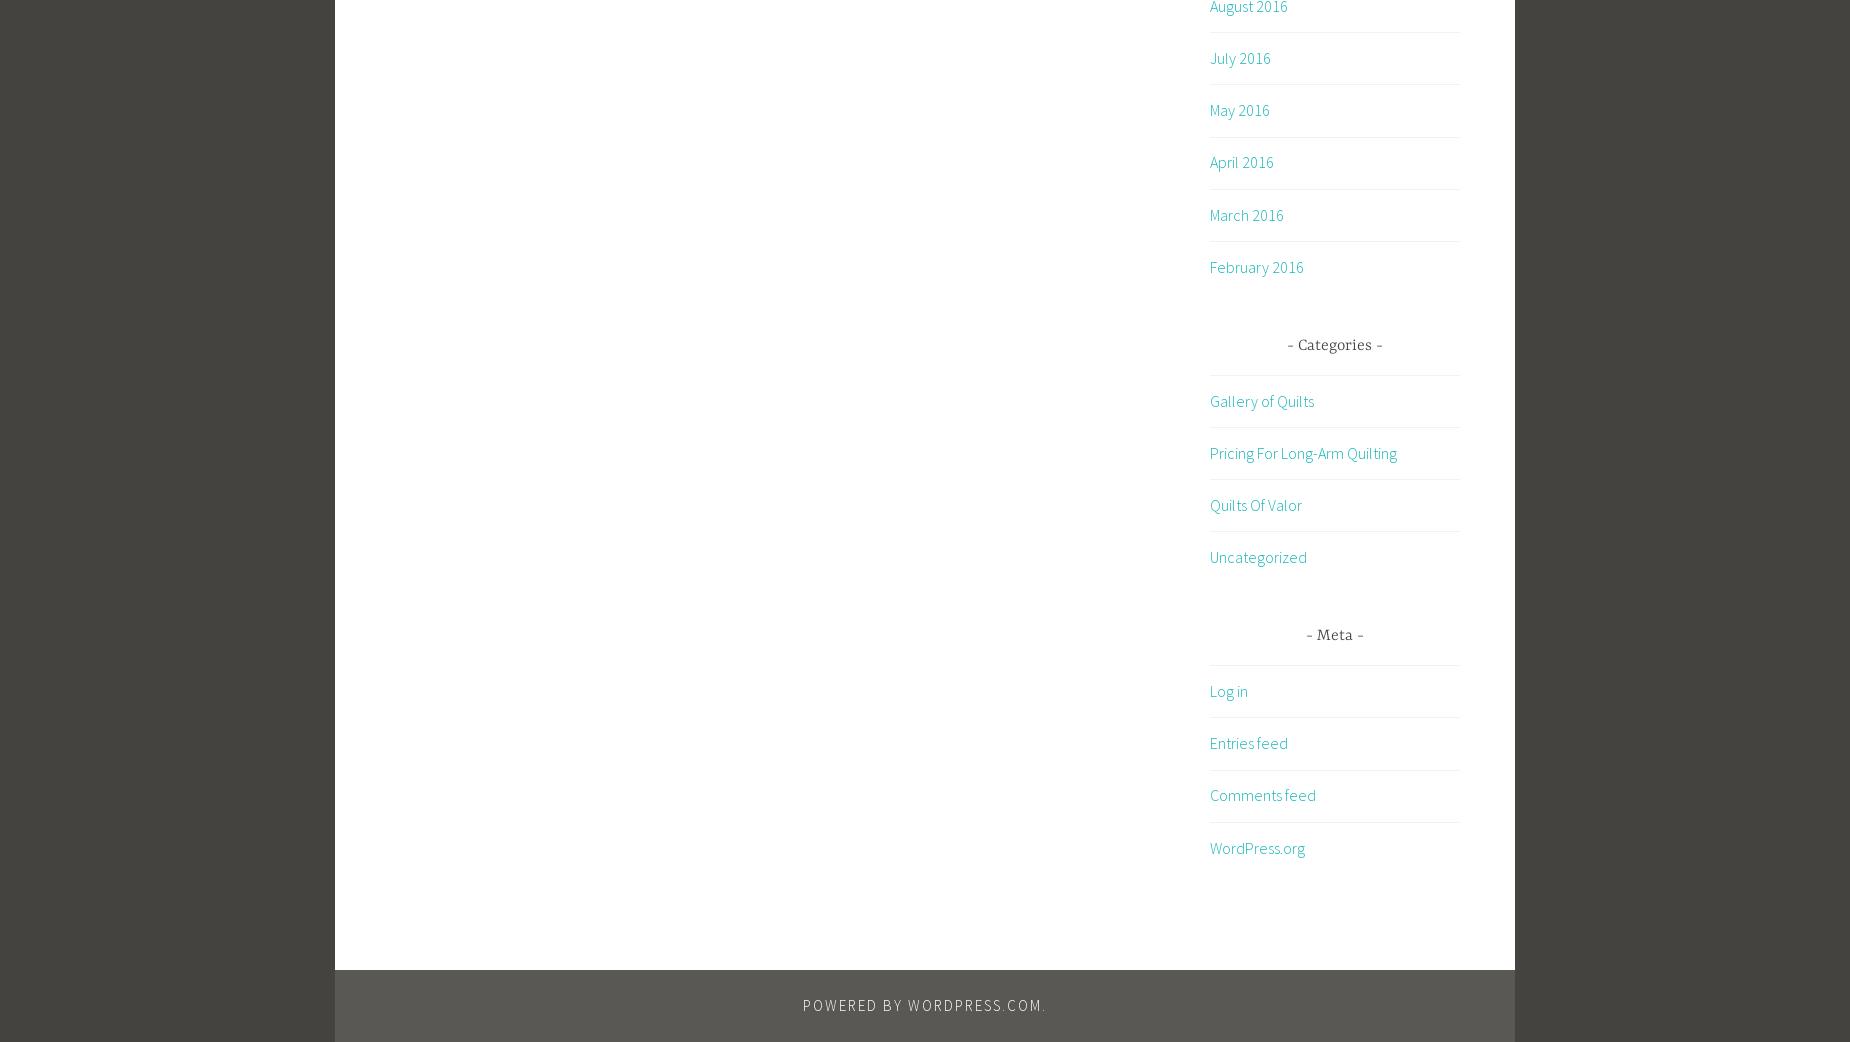 The height and width of the screenshot is (1042, 1850). I want to click on 'Uncategorized', so click(1257, 555).